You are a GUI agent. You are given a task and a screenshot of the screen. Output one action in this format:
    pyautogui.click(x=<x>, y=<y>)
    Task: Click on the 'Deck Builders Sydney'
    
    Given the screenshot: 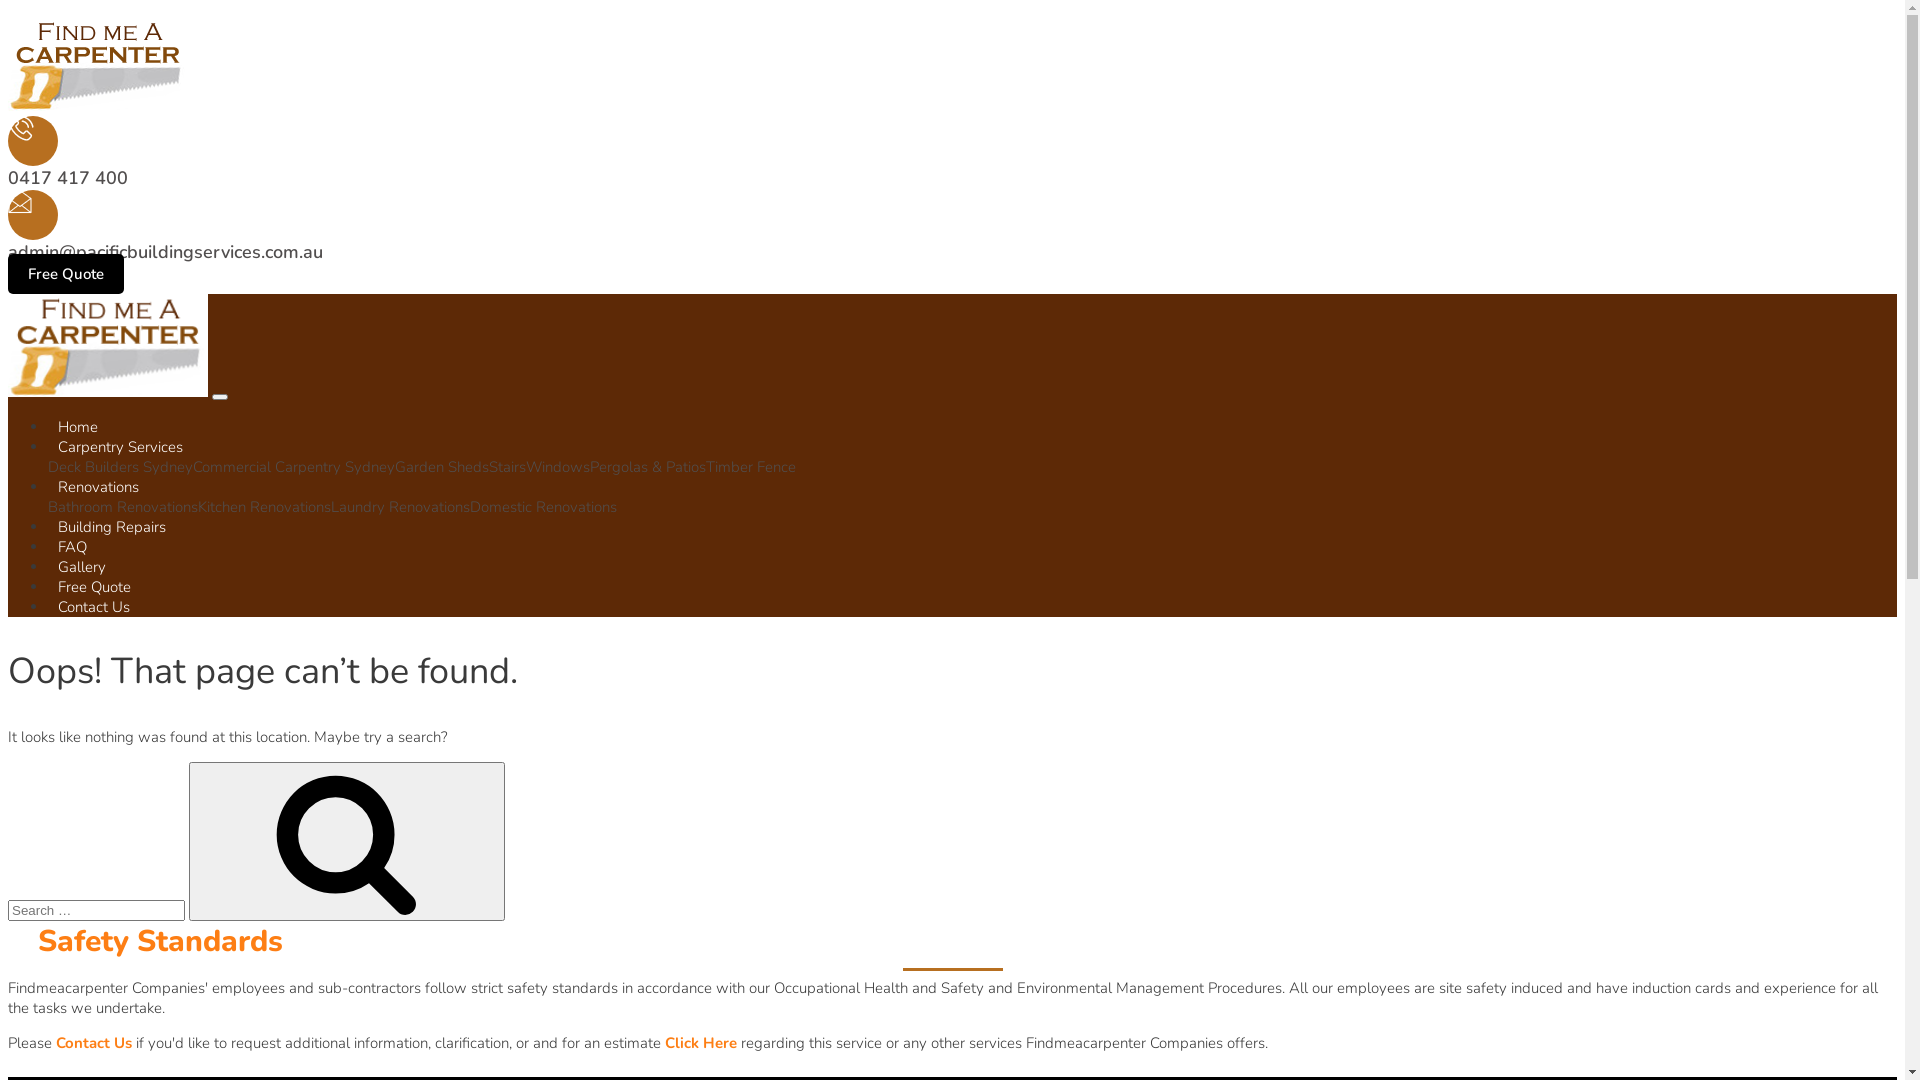 What is the action you would take?
    pyautogui.click(x=48, y=466)
    